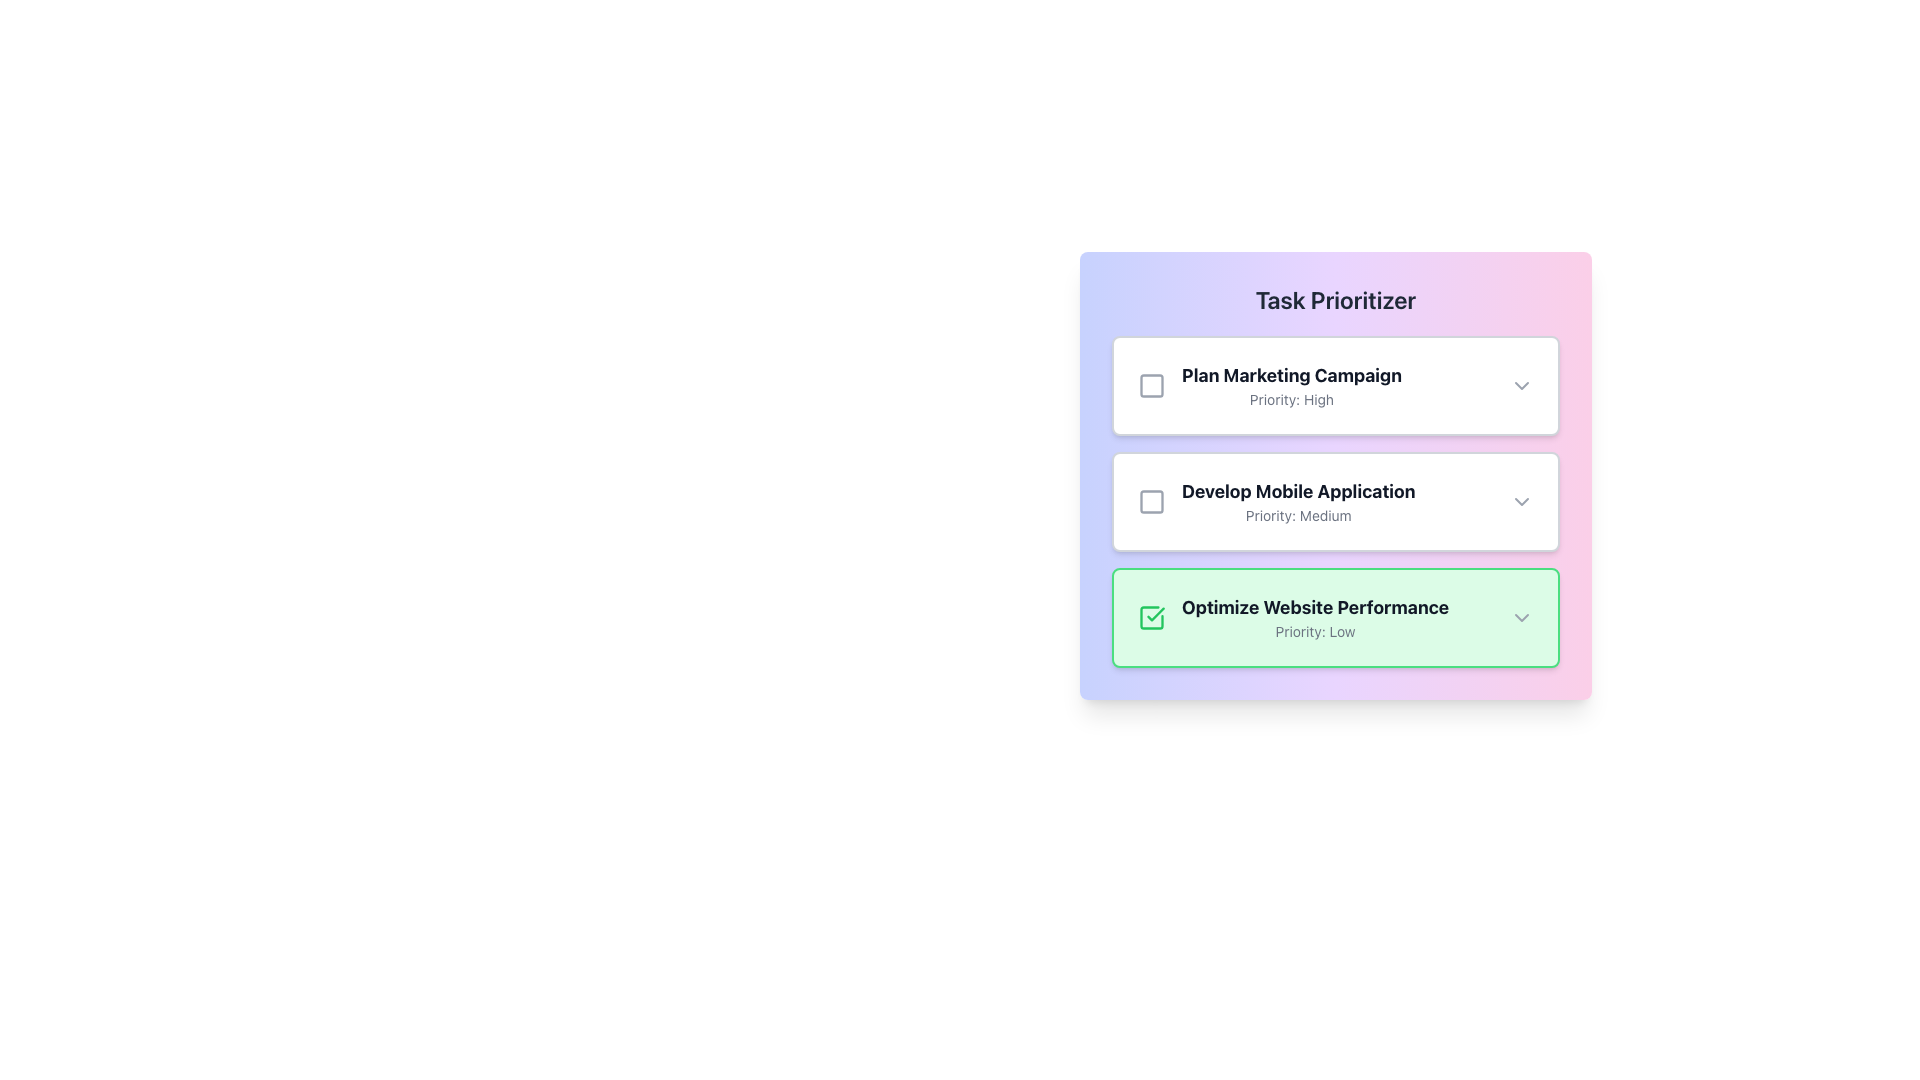 This screenshot has height=1080, width=1920. I want to click on the task title text in the uppermost task card to interact with the task, located to the right of the checkbox and above the dropdown toggle icon, so click(1291, 385).